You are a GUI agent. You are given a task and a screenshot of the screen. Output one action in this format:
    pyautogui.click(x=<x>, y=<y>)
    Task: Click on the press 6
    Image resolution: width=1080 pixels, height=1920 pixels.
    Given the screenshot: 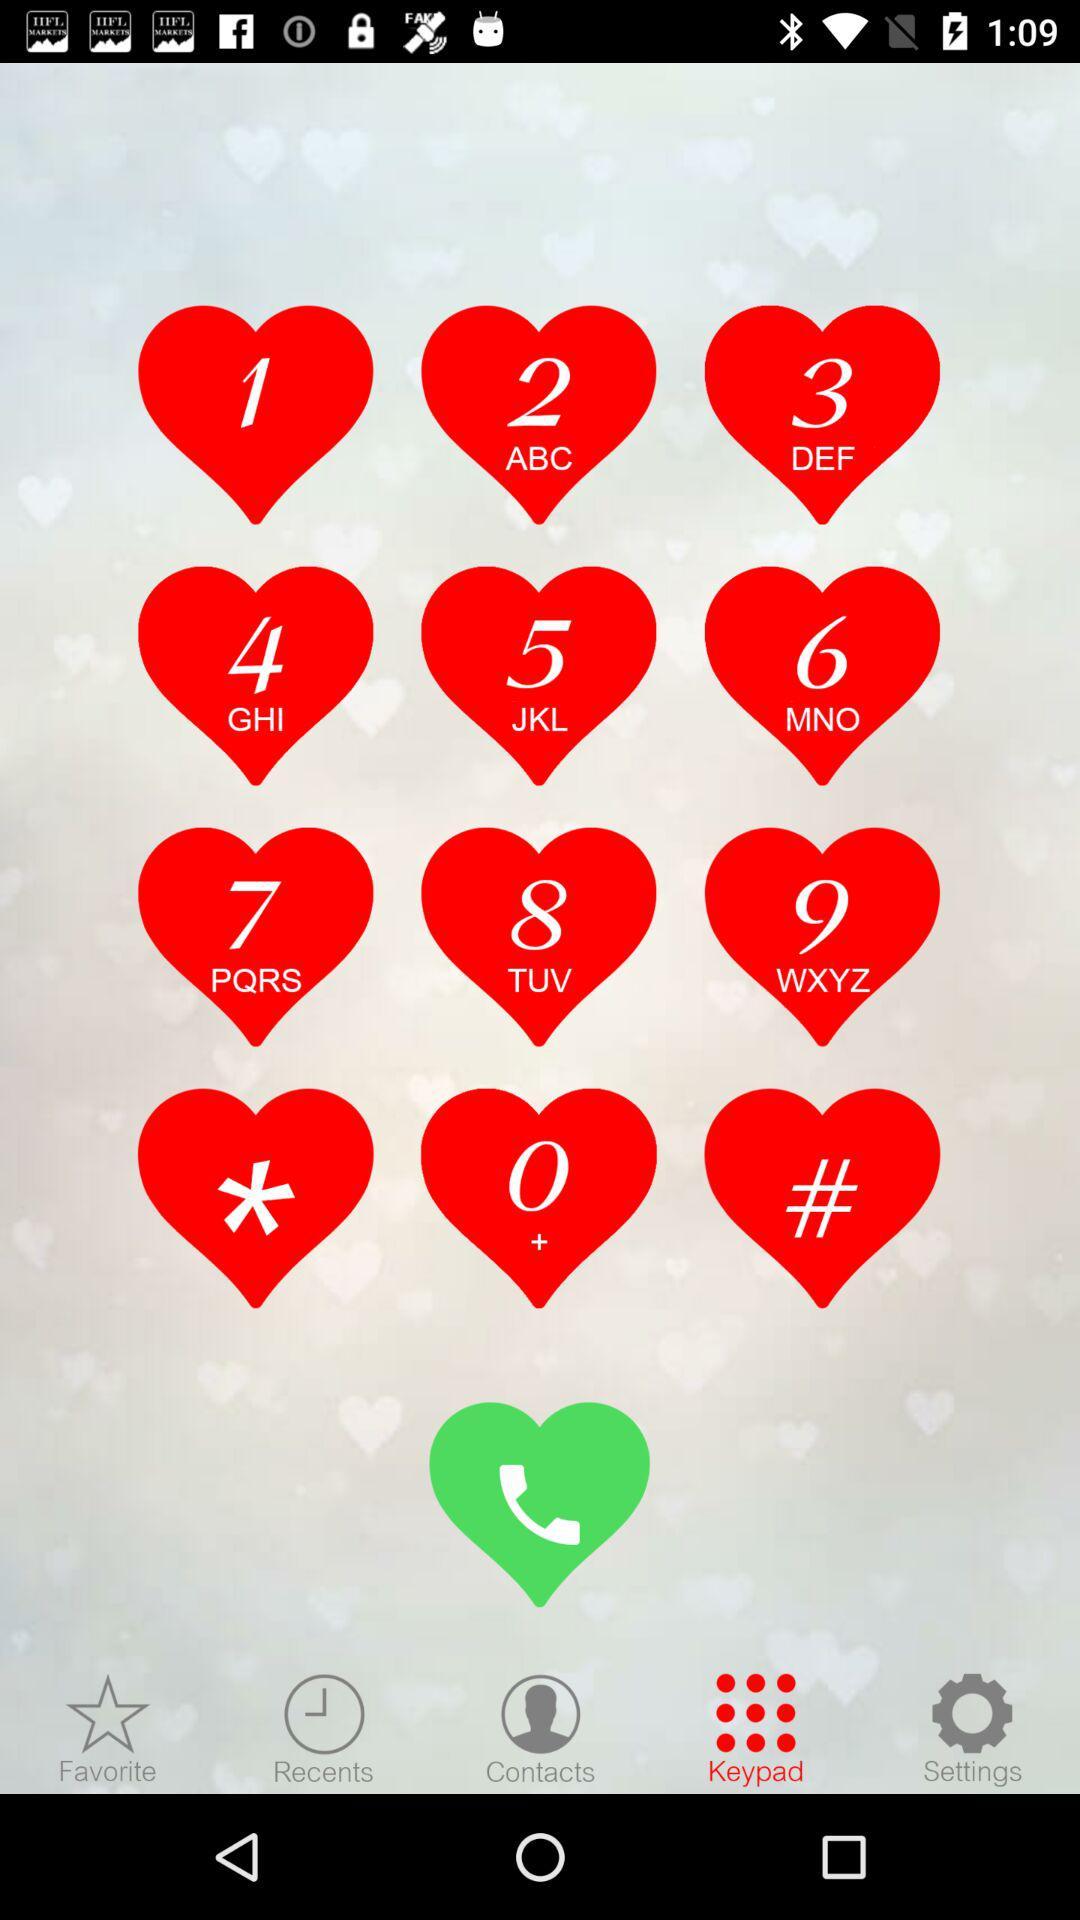 What is the action you would take?
    pyautogui.click(x=822, y=675)
    